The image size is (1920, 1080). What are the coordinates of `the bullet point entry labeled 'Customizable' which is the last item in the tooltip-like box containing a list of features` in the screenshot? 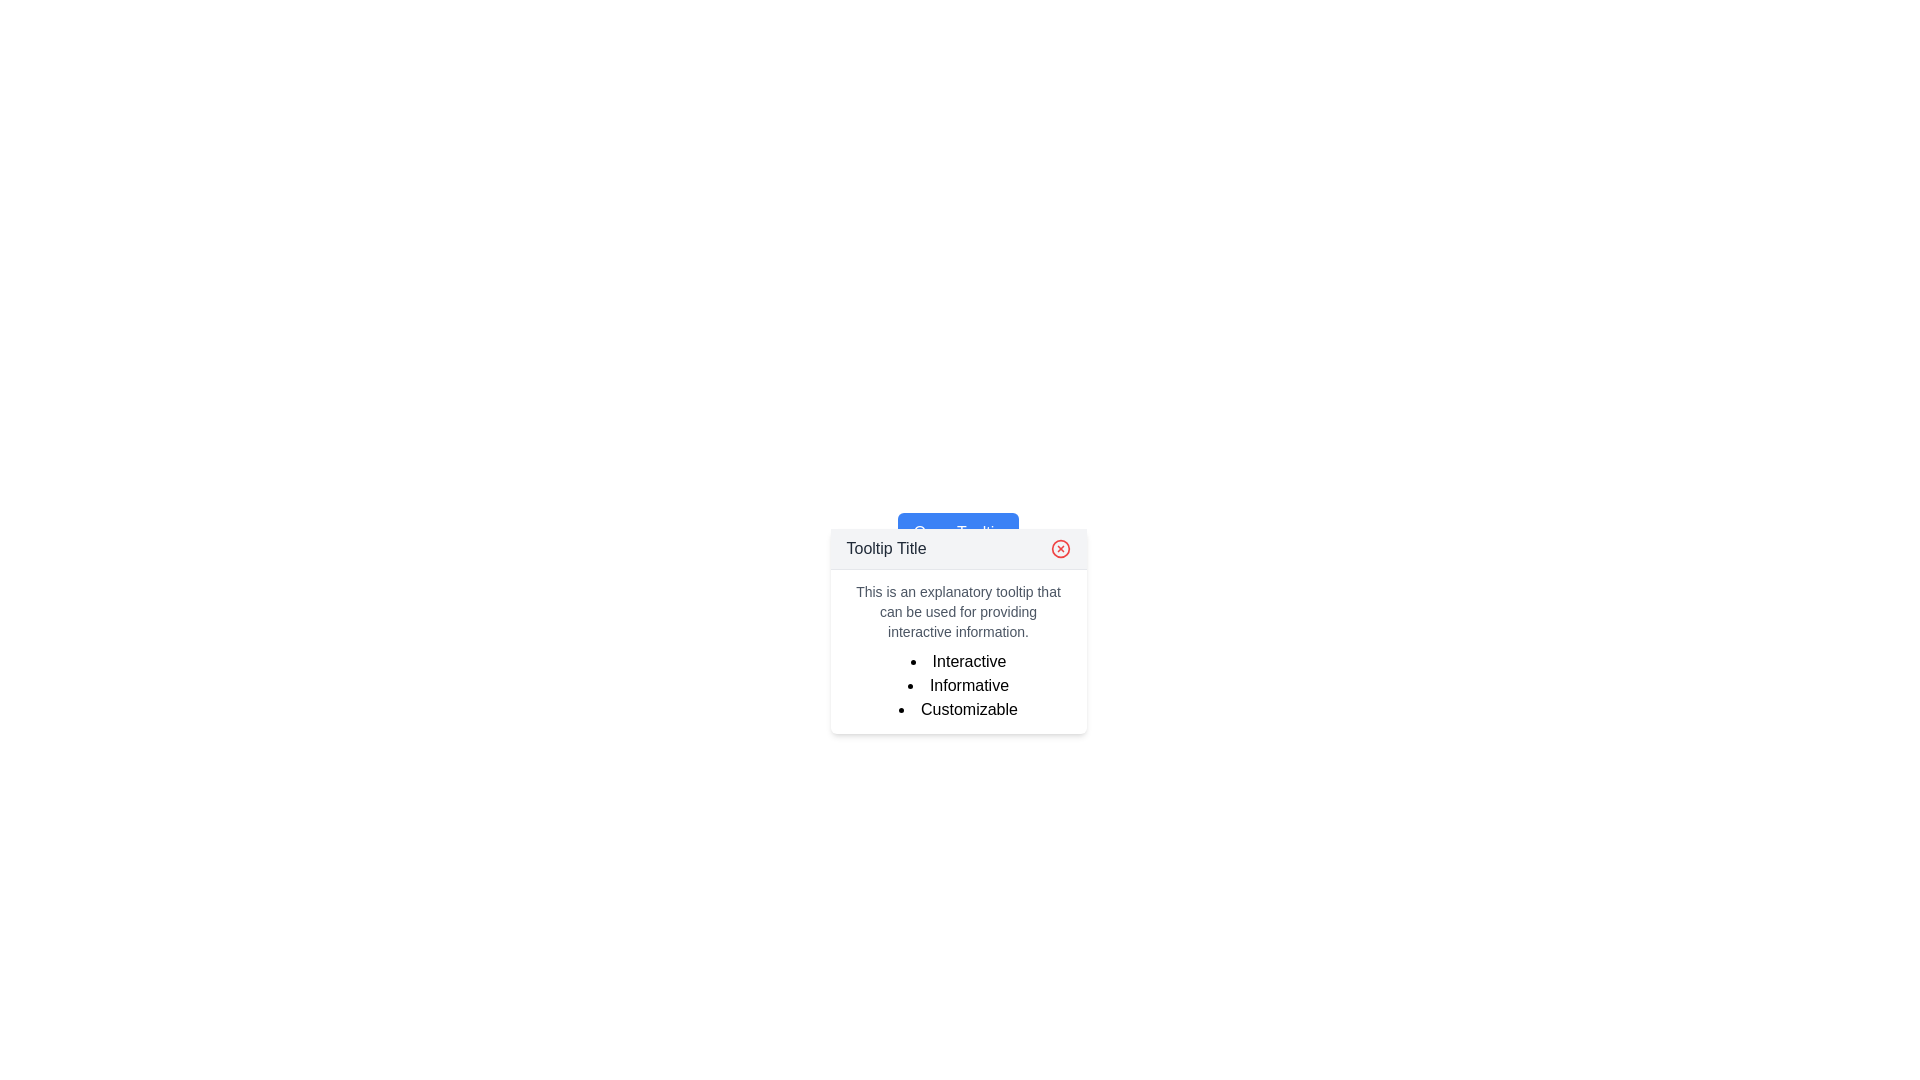 It's located at (957, 708).